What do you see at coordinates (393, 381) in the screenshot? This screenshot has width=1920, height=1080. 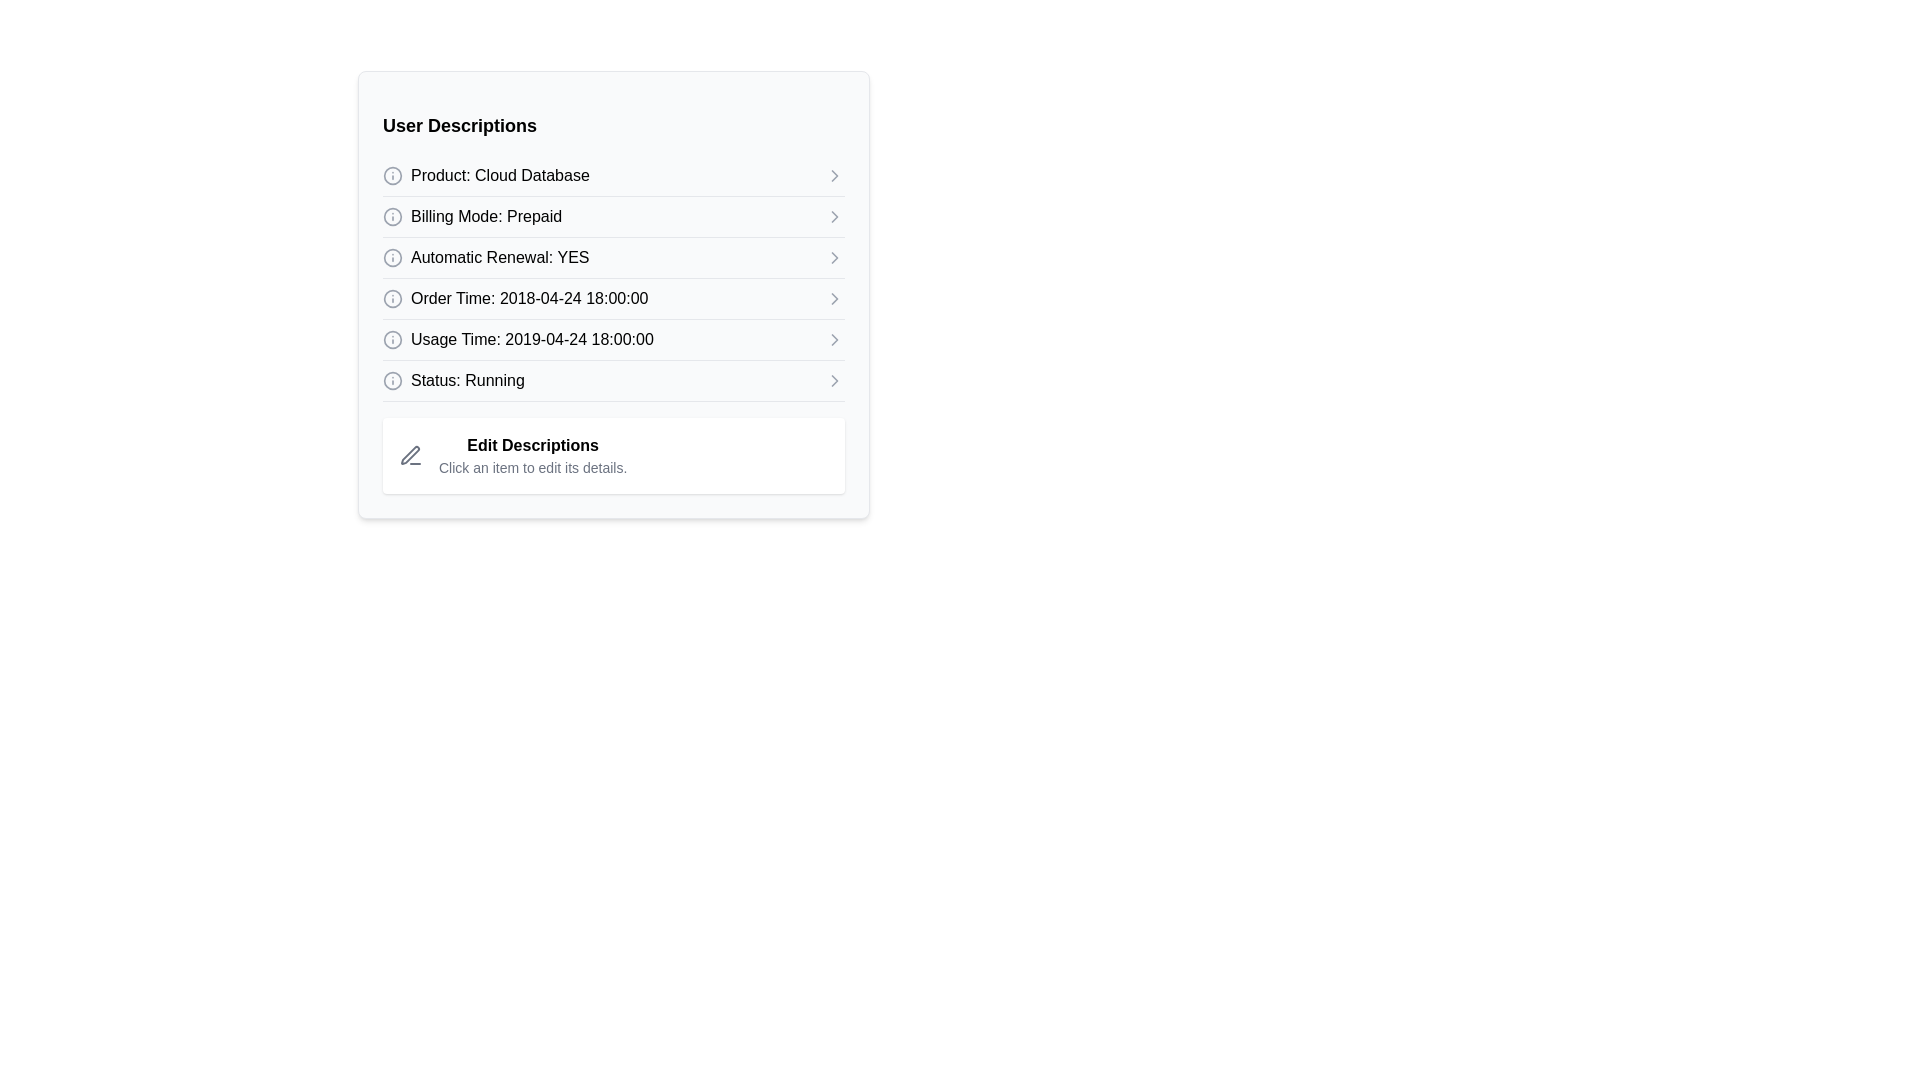 I see `the information indicator icon located to the left of the text 'Status: Running' to obtain additional details about its status` at bounding box center [393, 381].